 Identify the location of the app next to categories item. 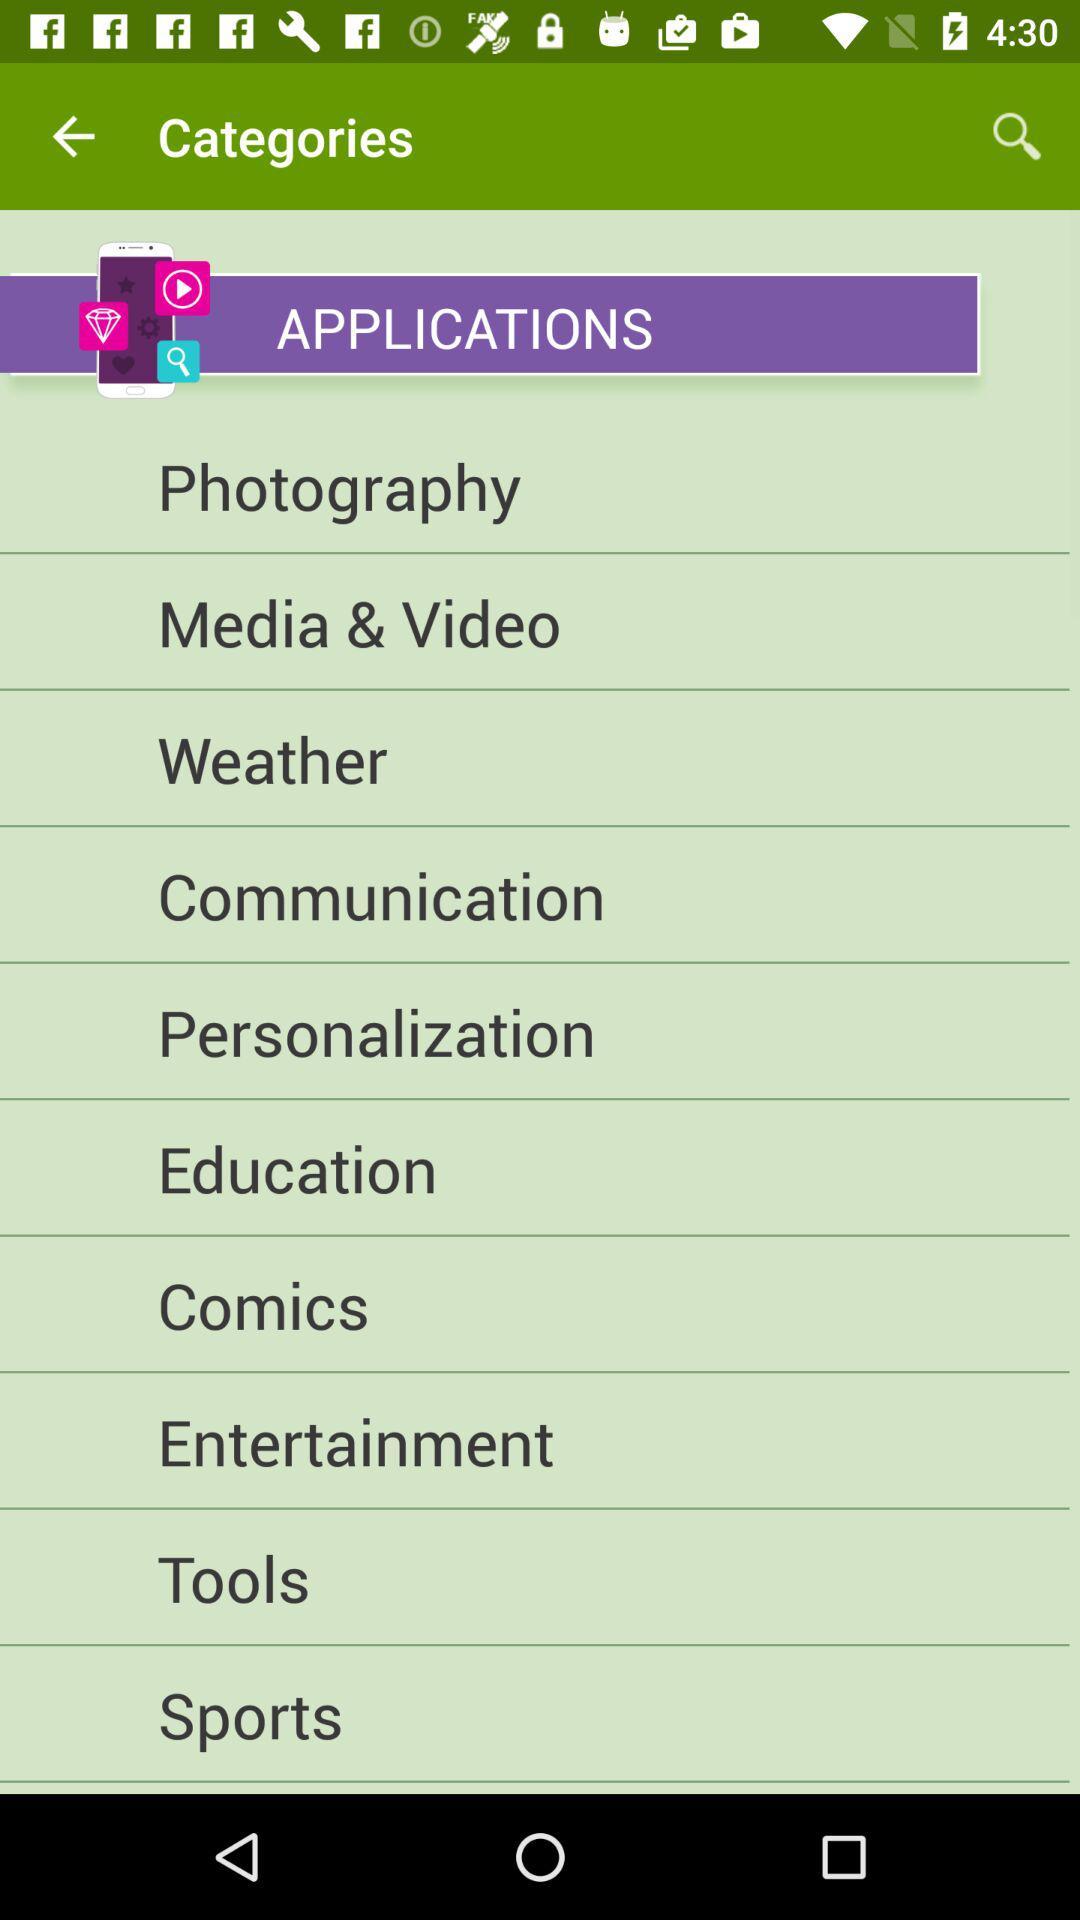
(1017, 135).